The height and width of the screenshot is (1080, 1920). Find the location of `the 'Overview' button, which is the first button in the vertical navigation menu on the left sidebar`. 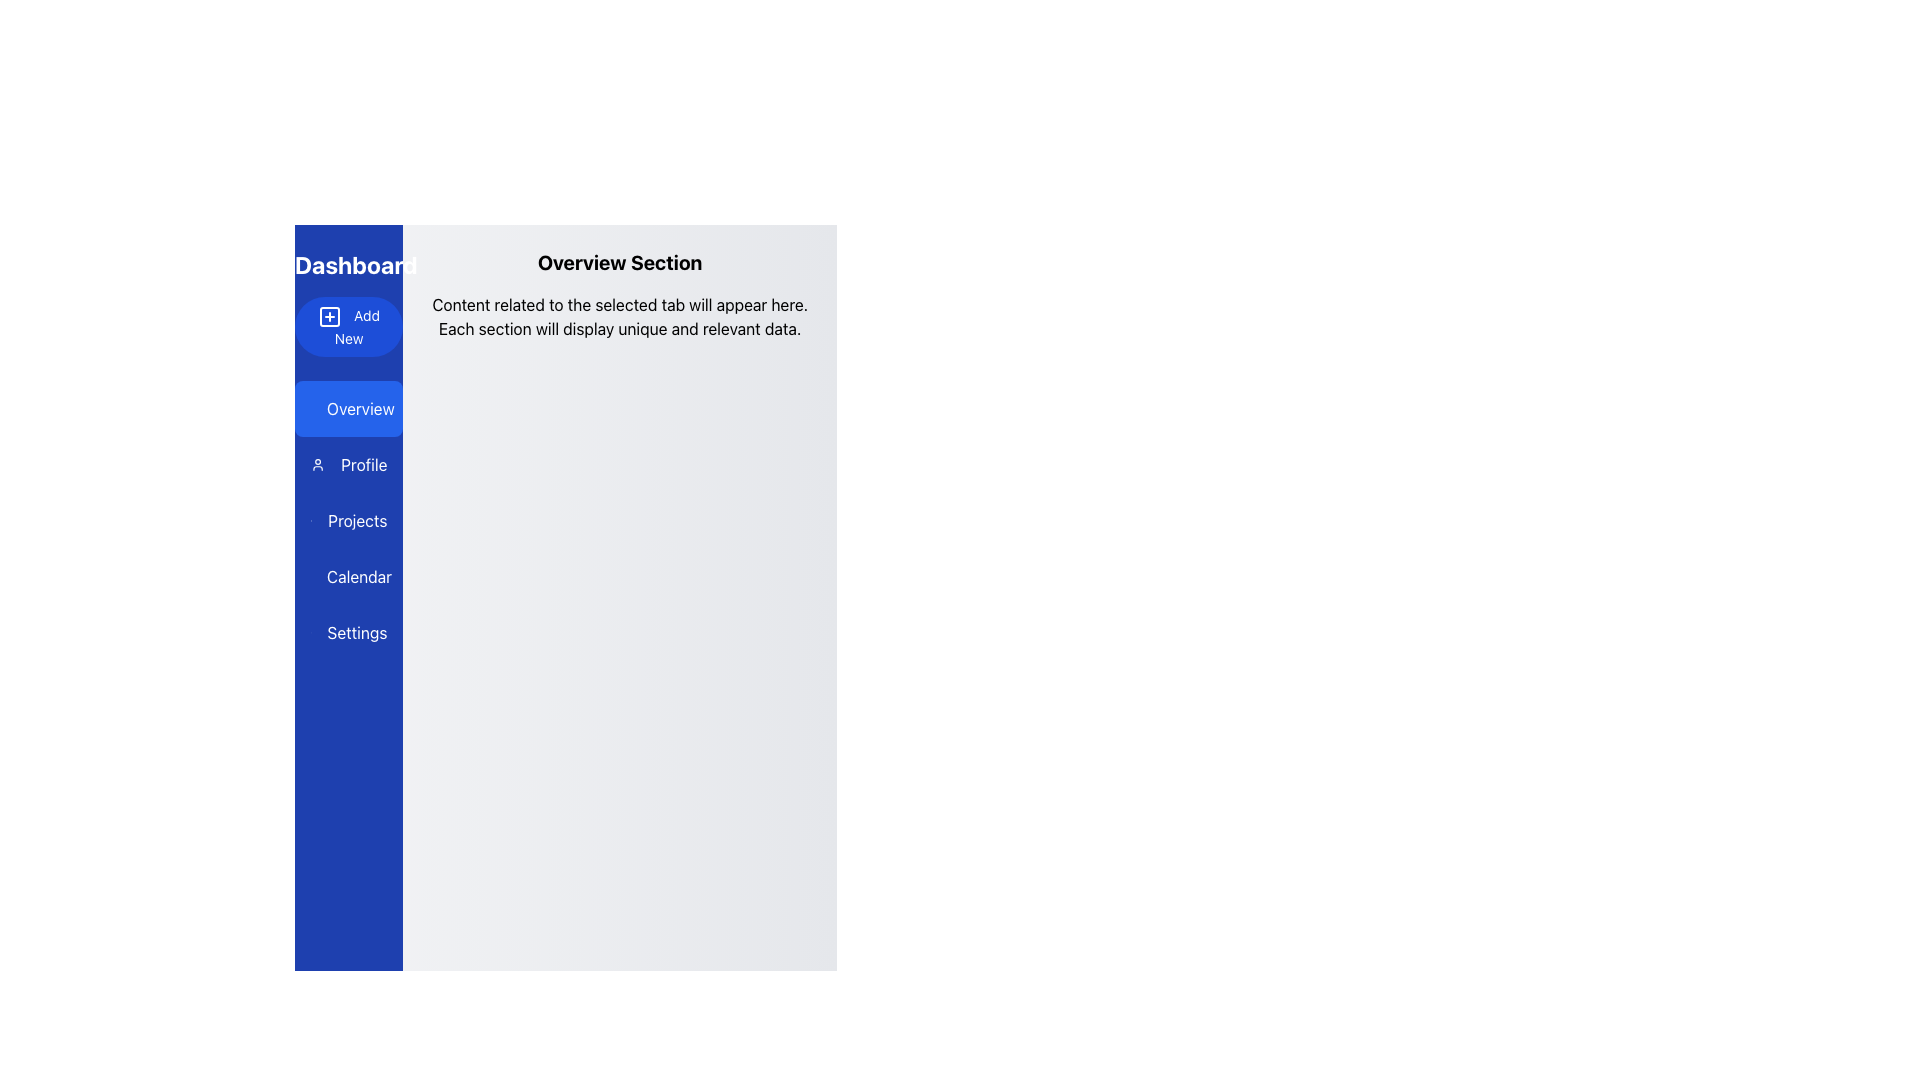

the 'Overview' button, which is the first button in the vertical navigation menu on the left sidebar is located at coordinates (349, 407).